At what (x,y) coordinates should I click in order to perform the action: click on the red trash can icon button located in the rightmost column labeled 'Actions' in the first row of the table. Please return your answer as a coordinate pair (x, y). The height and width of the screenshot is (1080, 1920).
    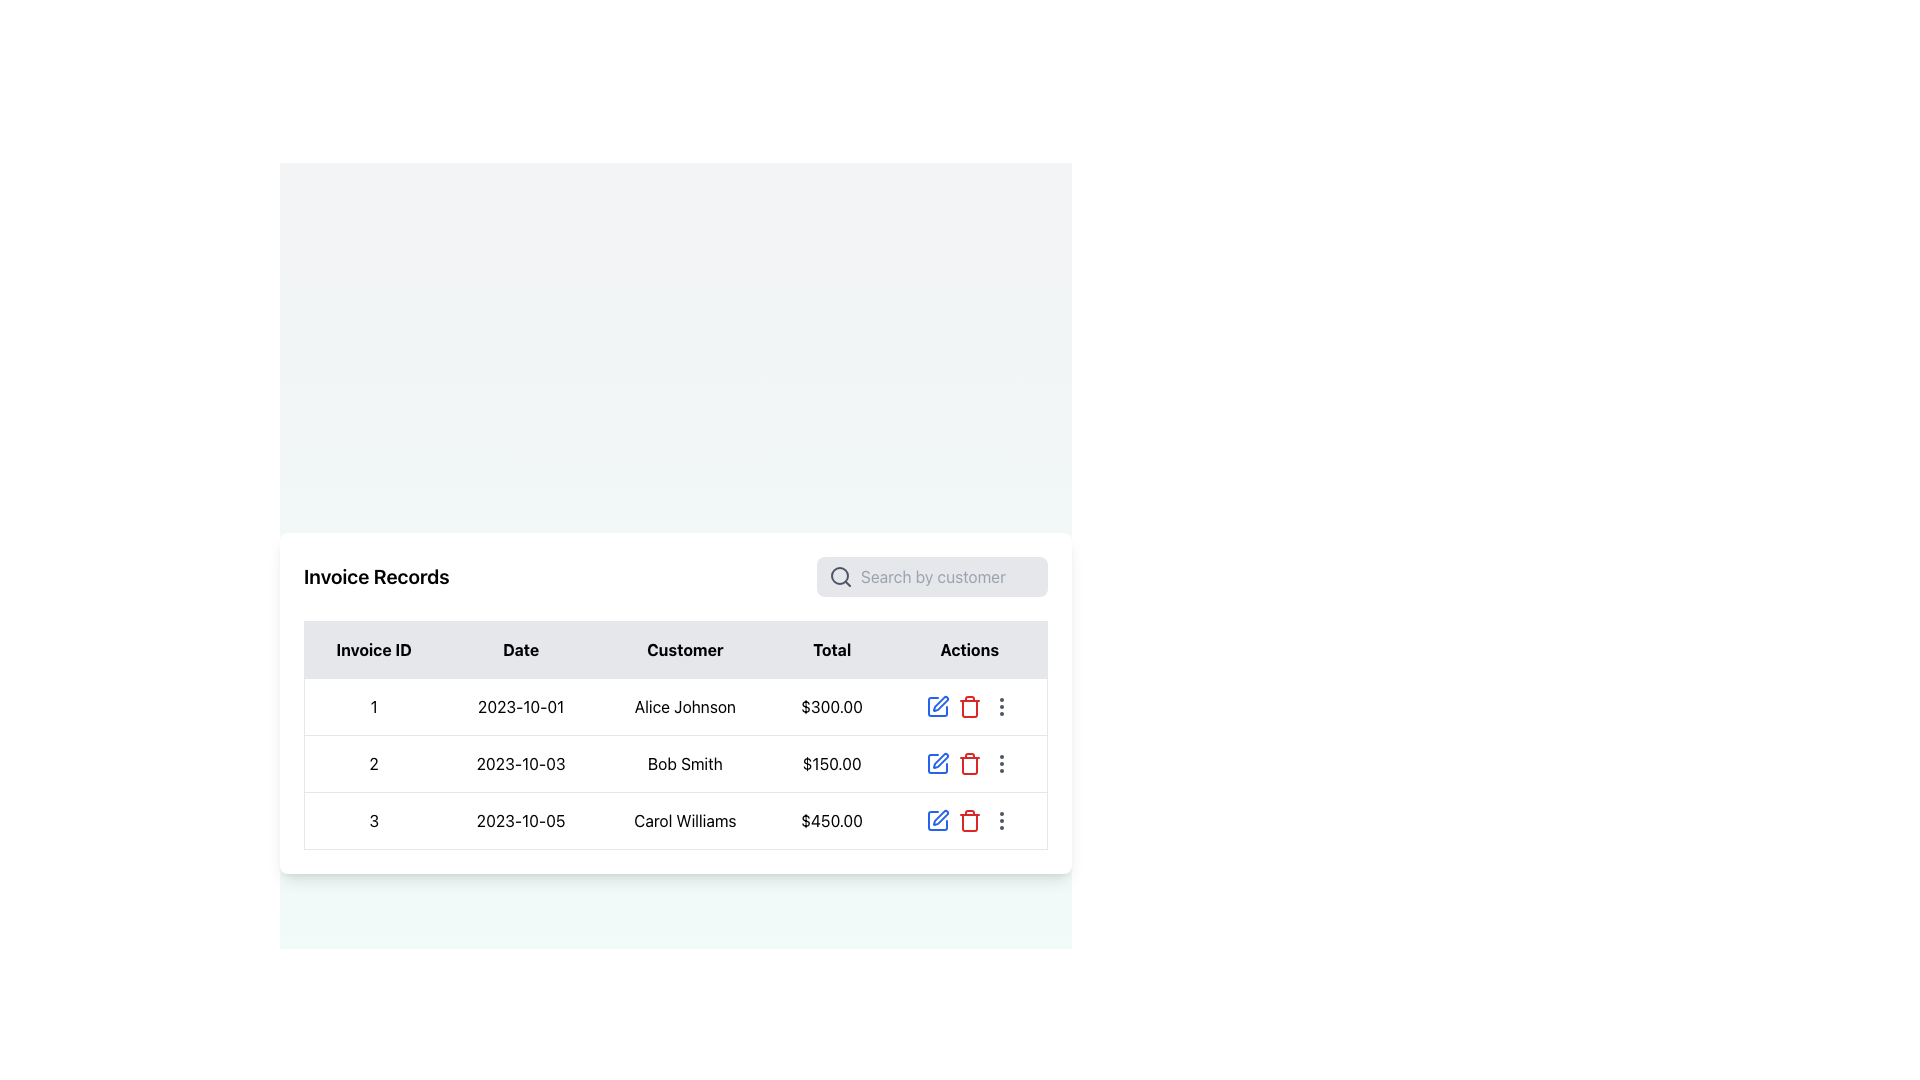
    Looking at the image, I should click on (969, 705).